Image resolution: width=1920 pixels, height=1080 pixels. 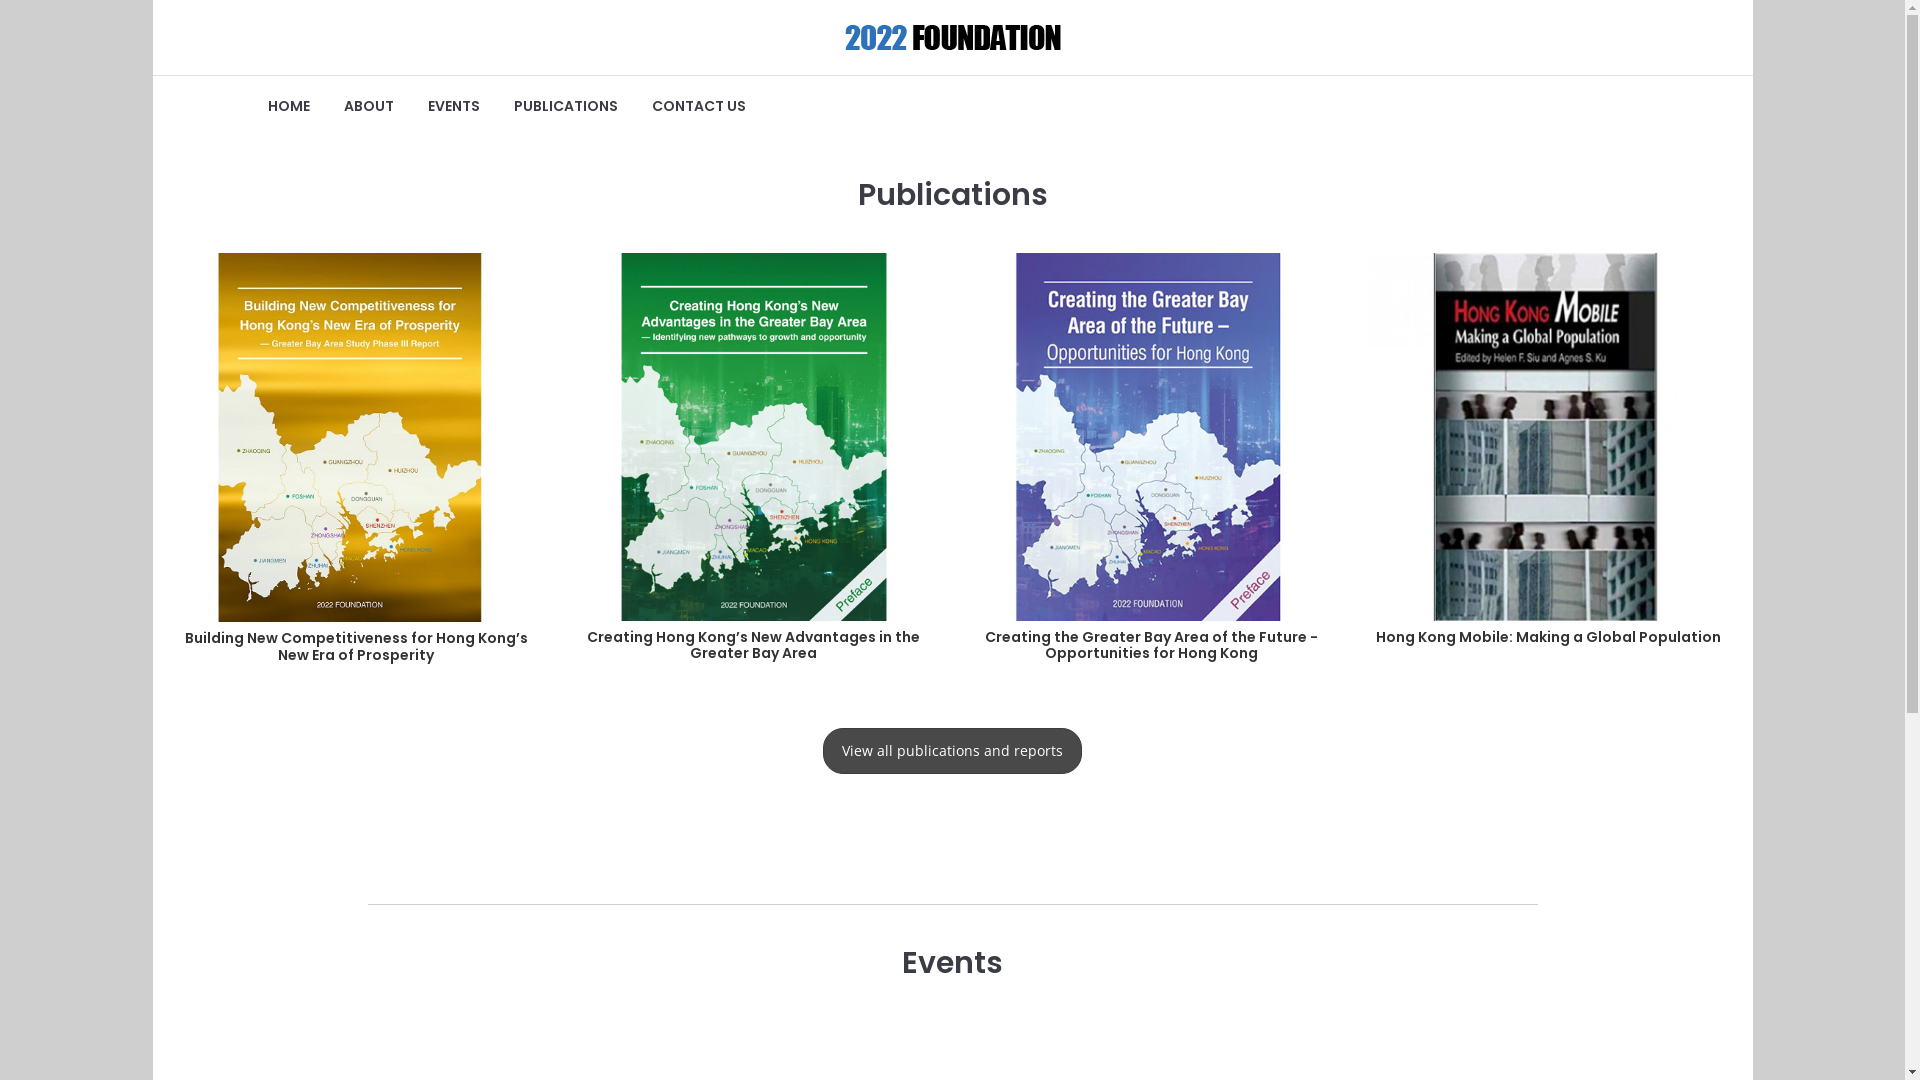 What do you see at coordinates (287, 106) in the screenshot?
I see `'HOME'` at bounding box center [287, 106].